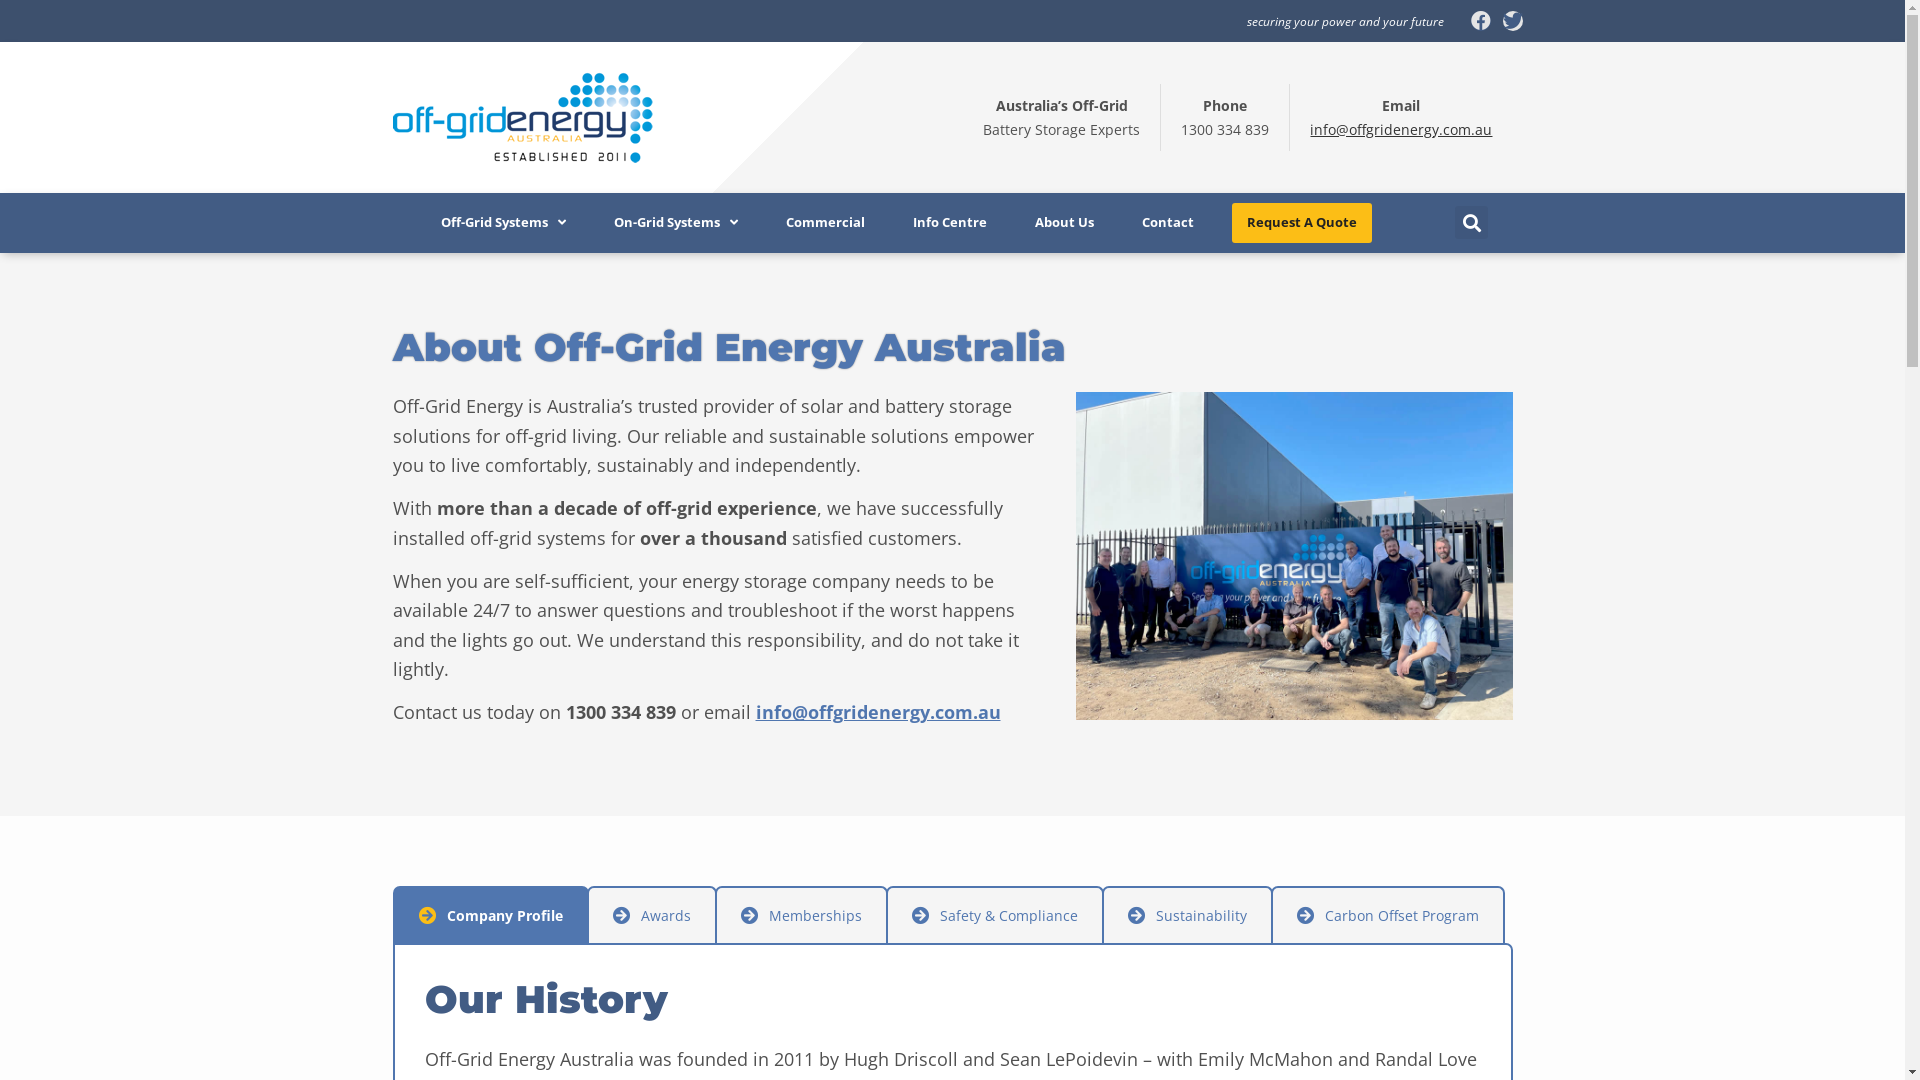 Image resolution: width=1920 pixels, height=1080 pixels. Describe the element at coordinates (1301, 223) in the screenshot. I see `'Request A Quote'` at that location.